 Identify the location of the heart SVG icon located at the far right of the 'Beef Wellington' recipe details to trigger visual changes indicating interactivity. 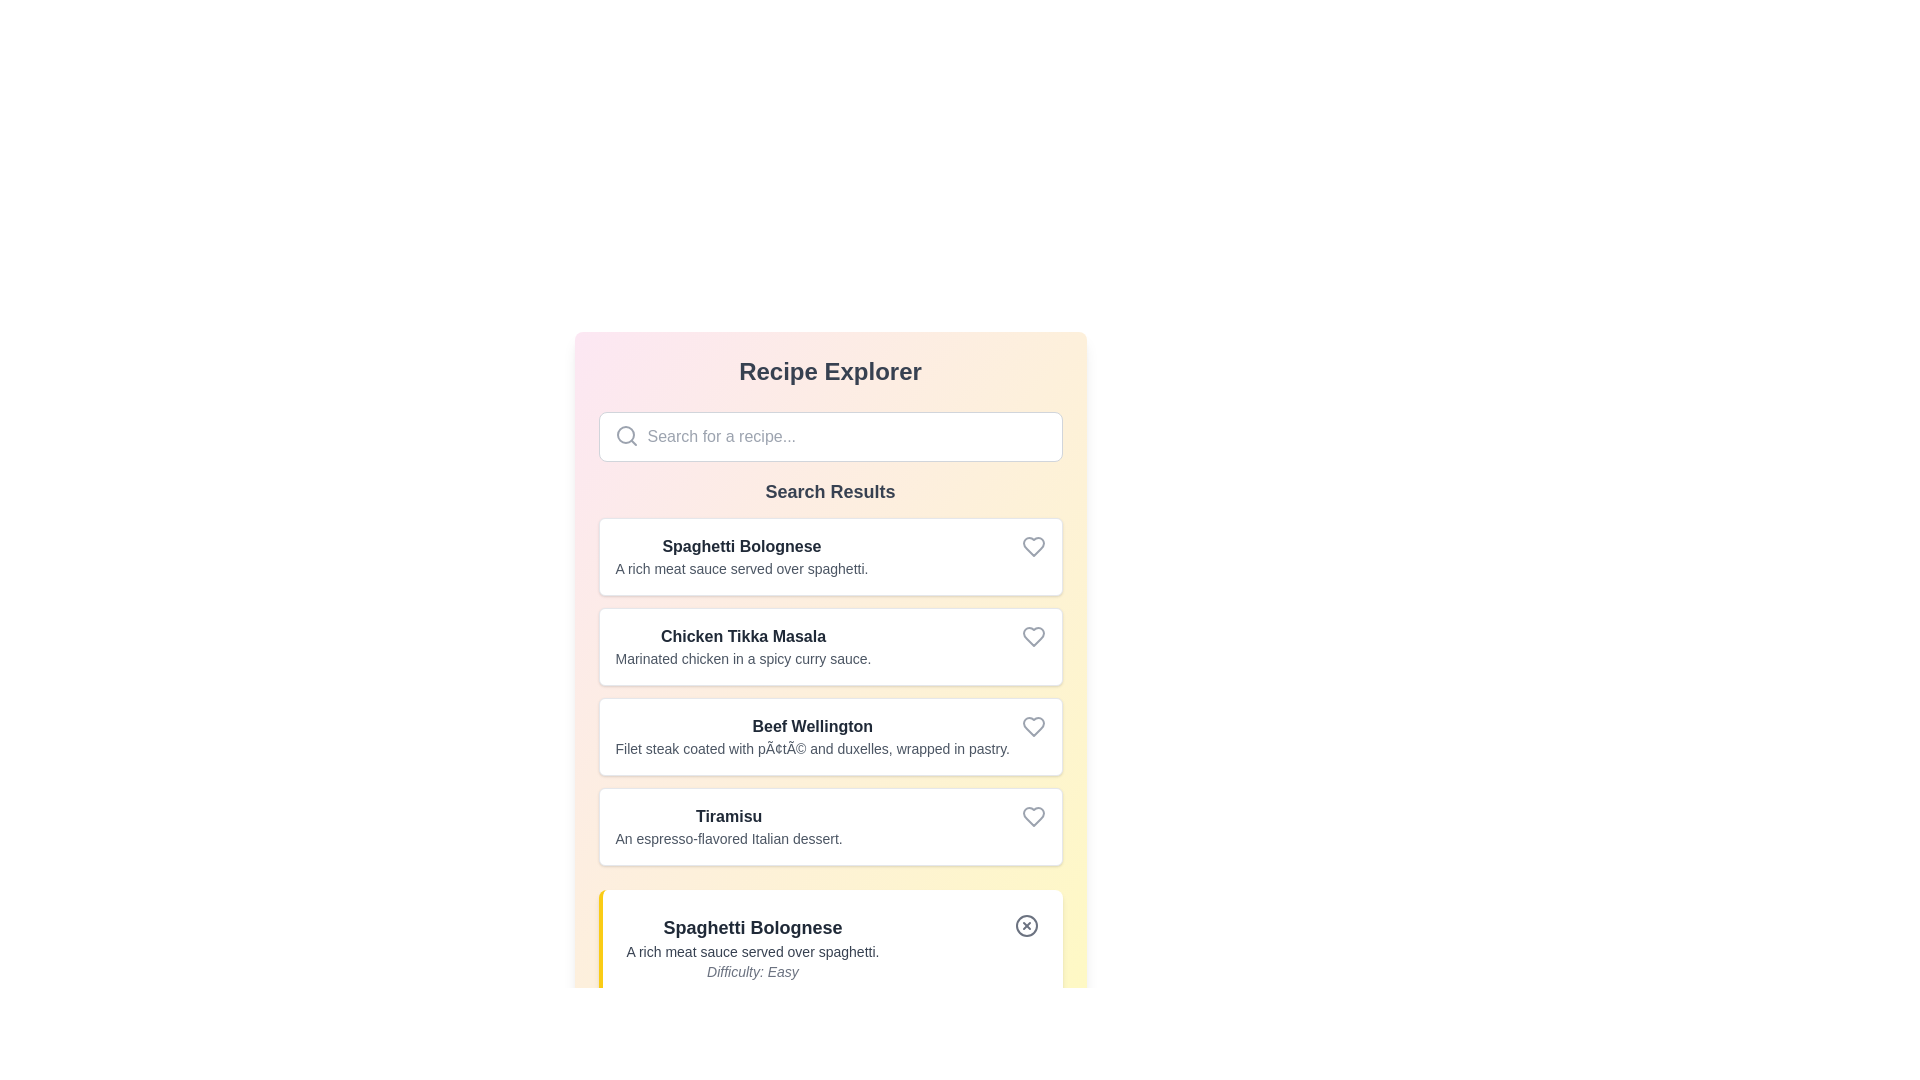
(1033, 726).